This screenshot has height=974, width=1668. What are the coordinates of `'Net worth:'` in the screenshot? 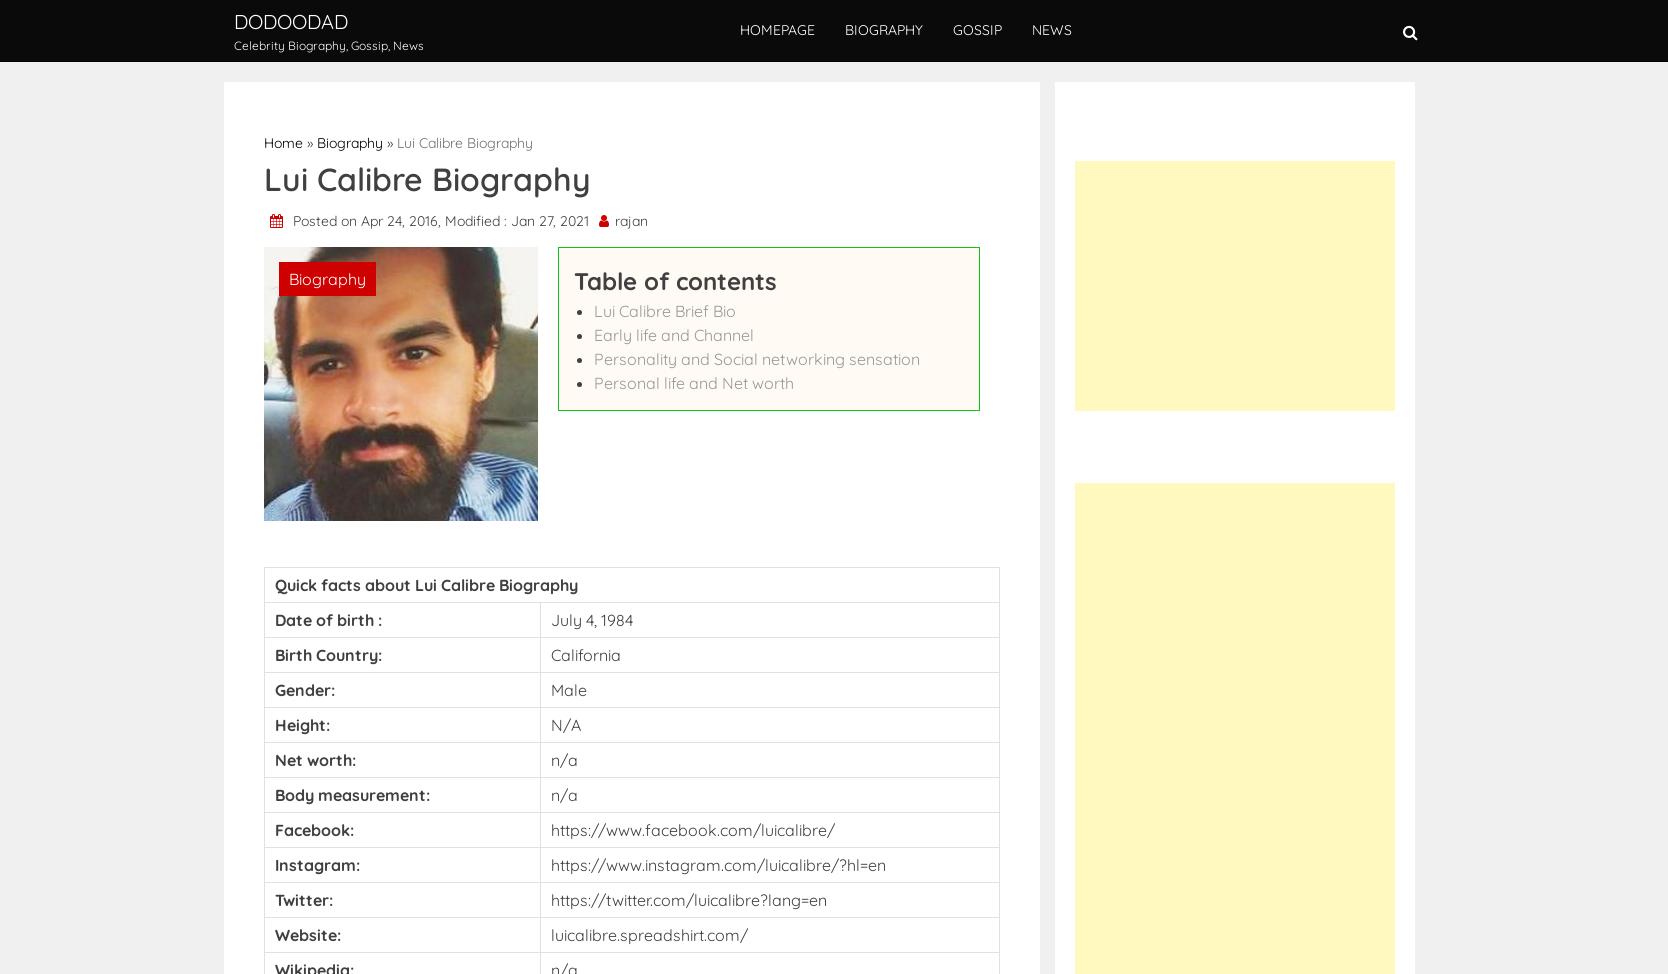 It's located at (315, 758).